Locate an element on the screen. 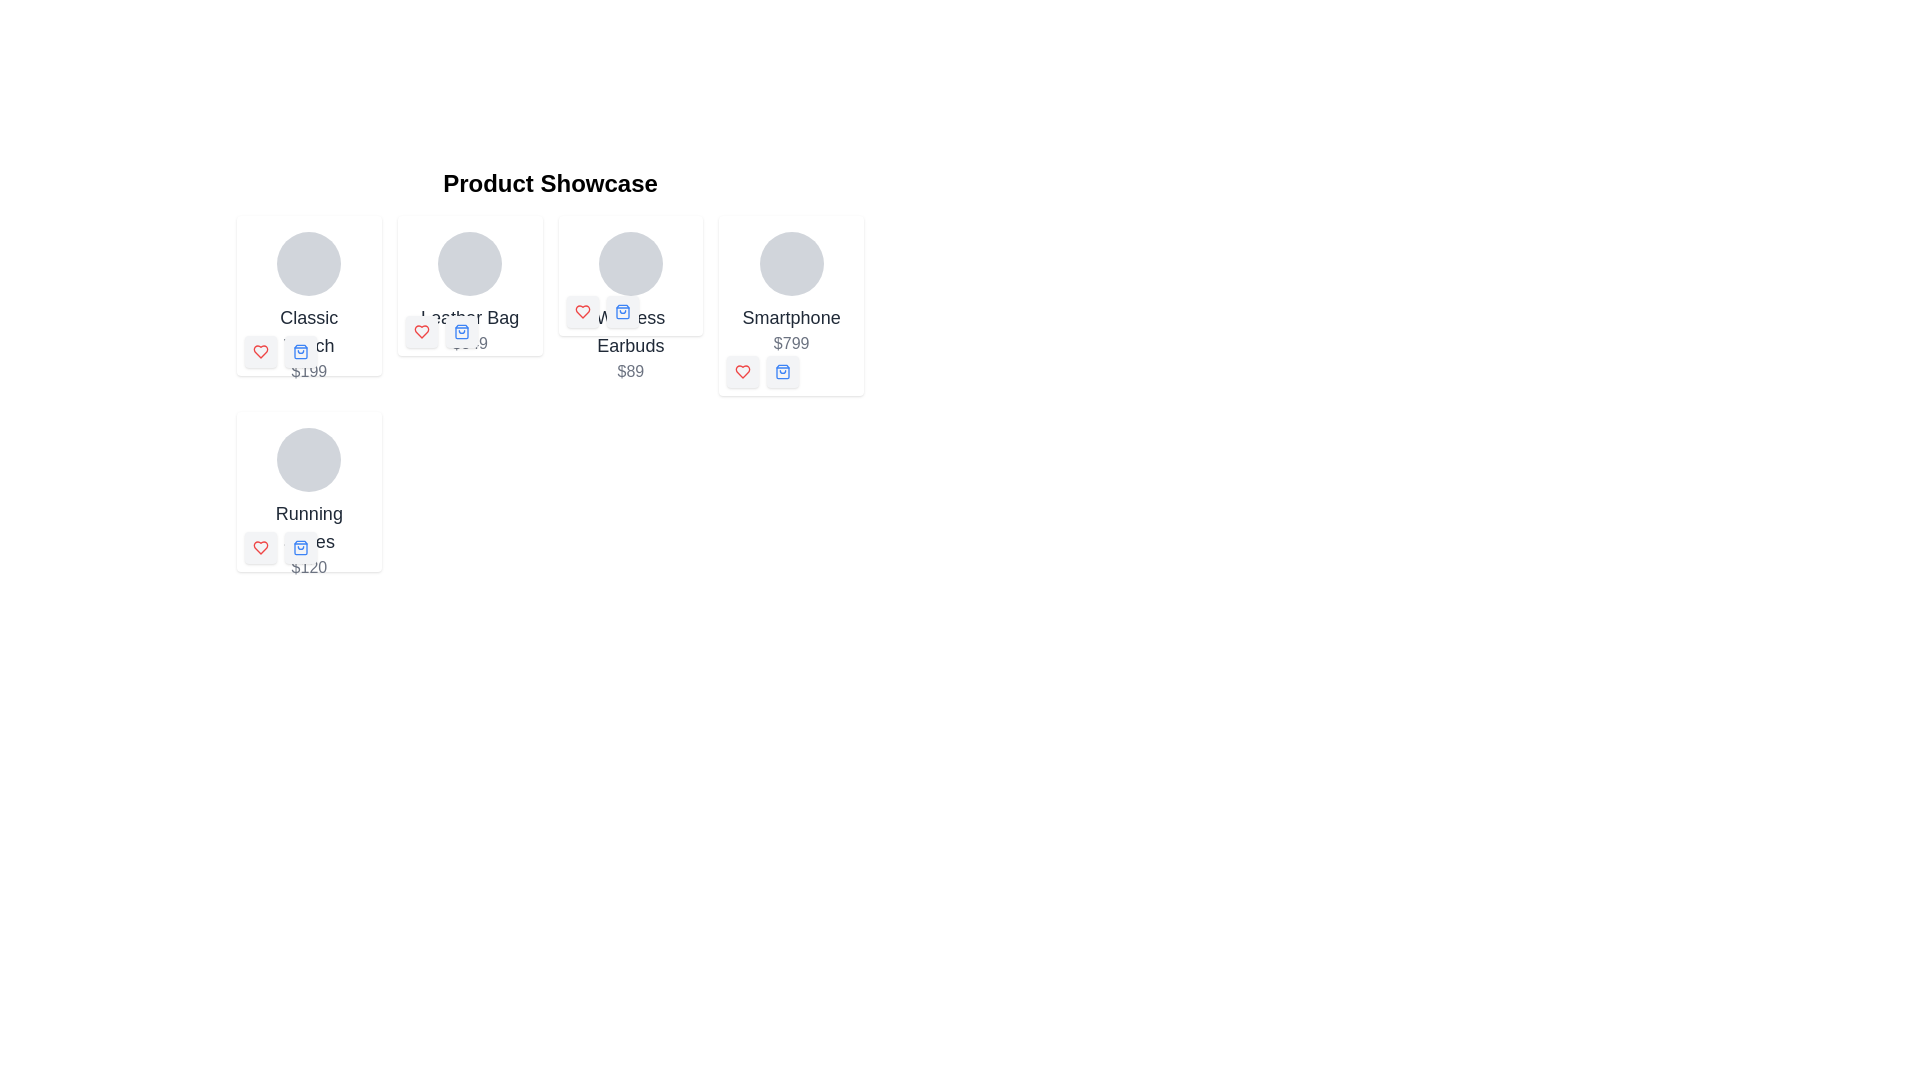 The height and width of the screenshot is (1080, 1920). the 'like' icon associated with the 'Classic Watch' card, located above the price '$199' in the grid layout is located at coordinates (259, 350).